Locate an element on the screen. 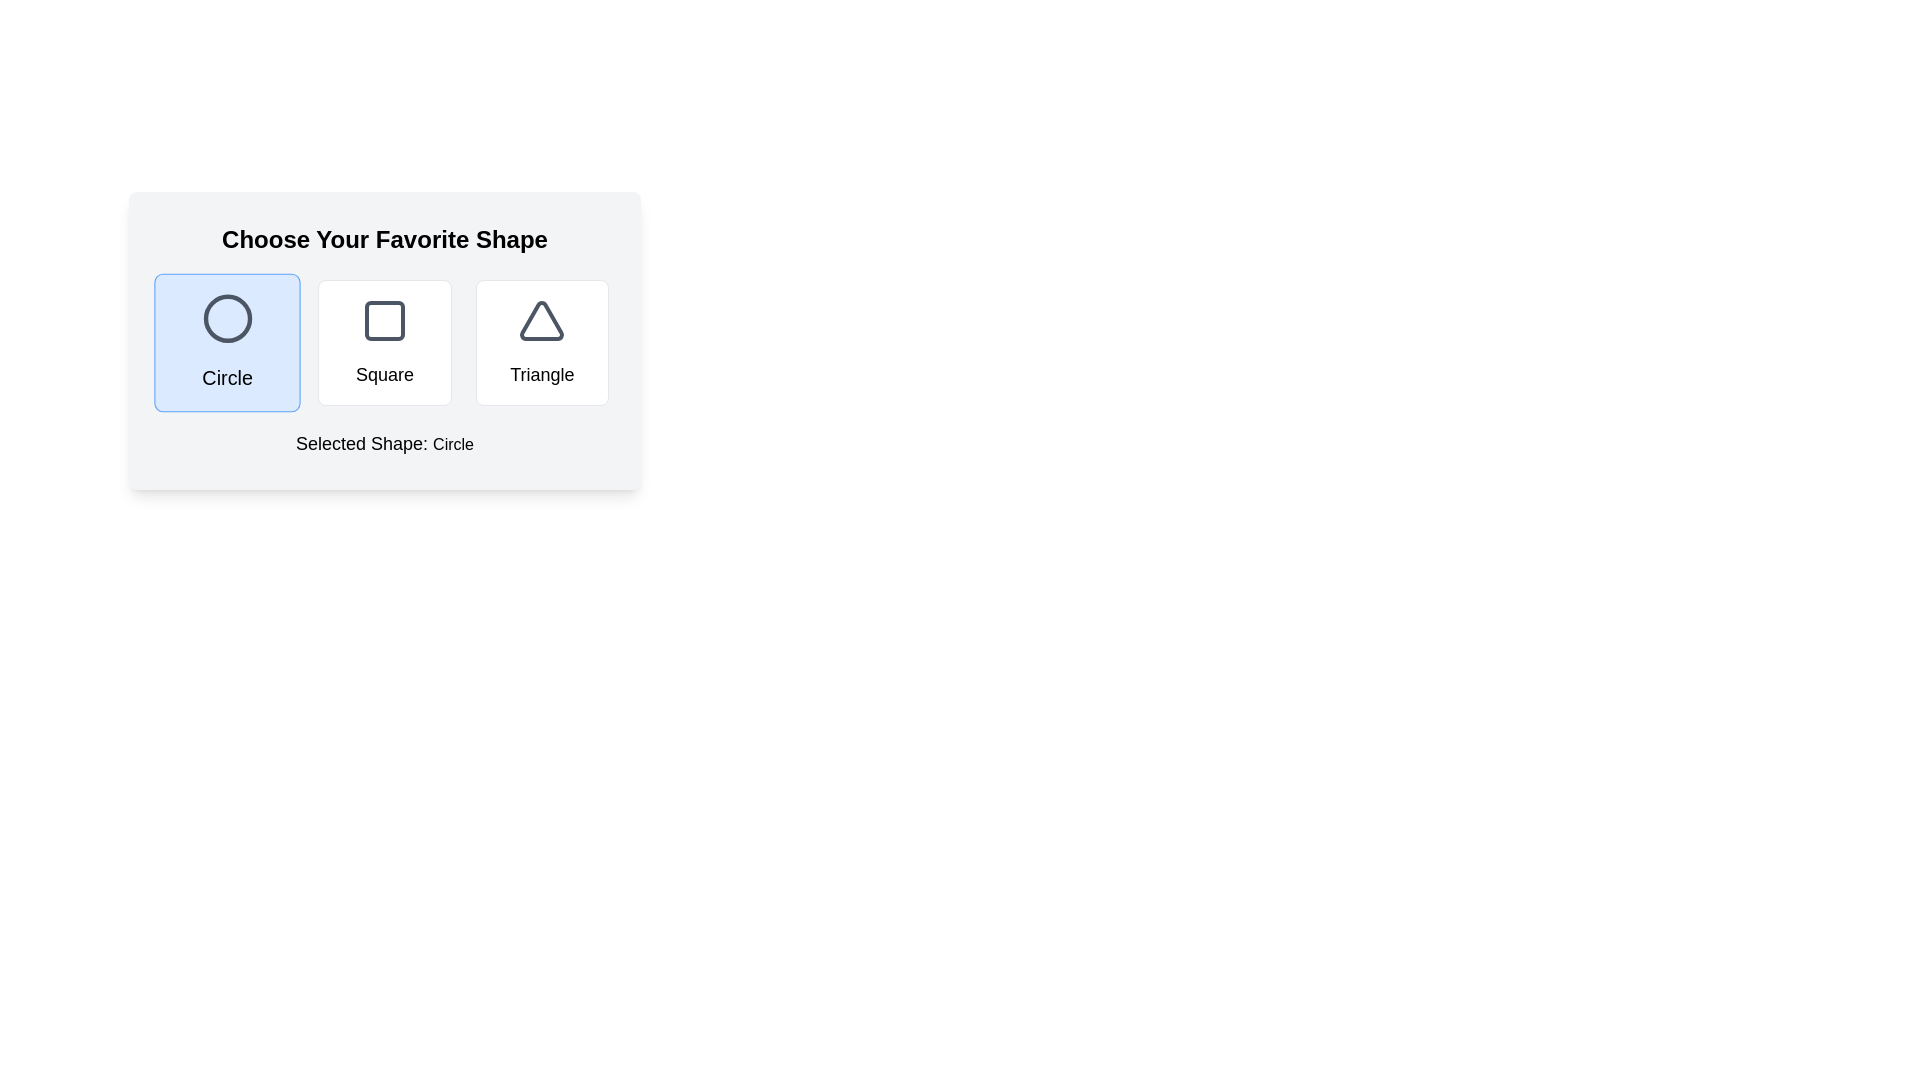 This screenshot has width=1920, height=1080. one of the shape options (Circle, Square, Triangle) in the 'Choose Your Favorite Shape' component is located at coordinates (384, 339).